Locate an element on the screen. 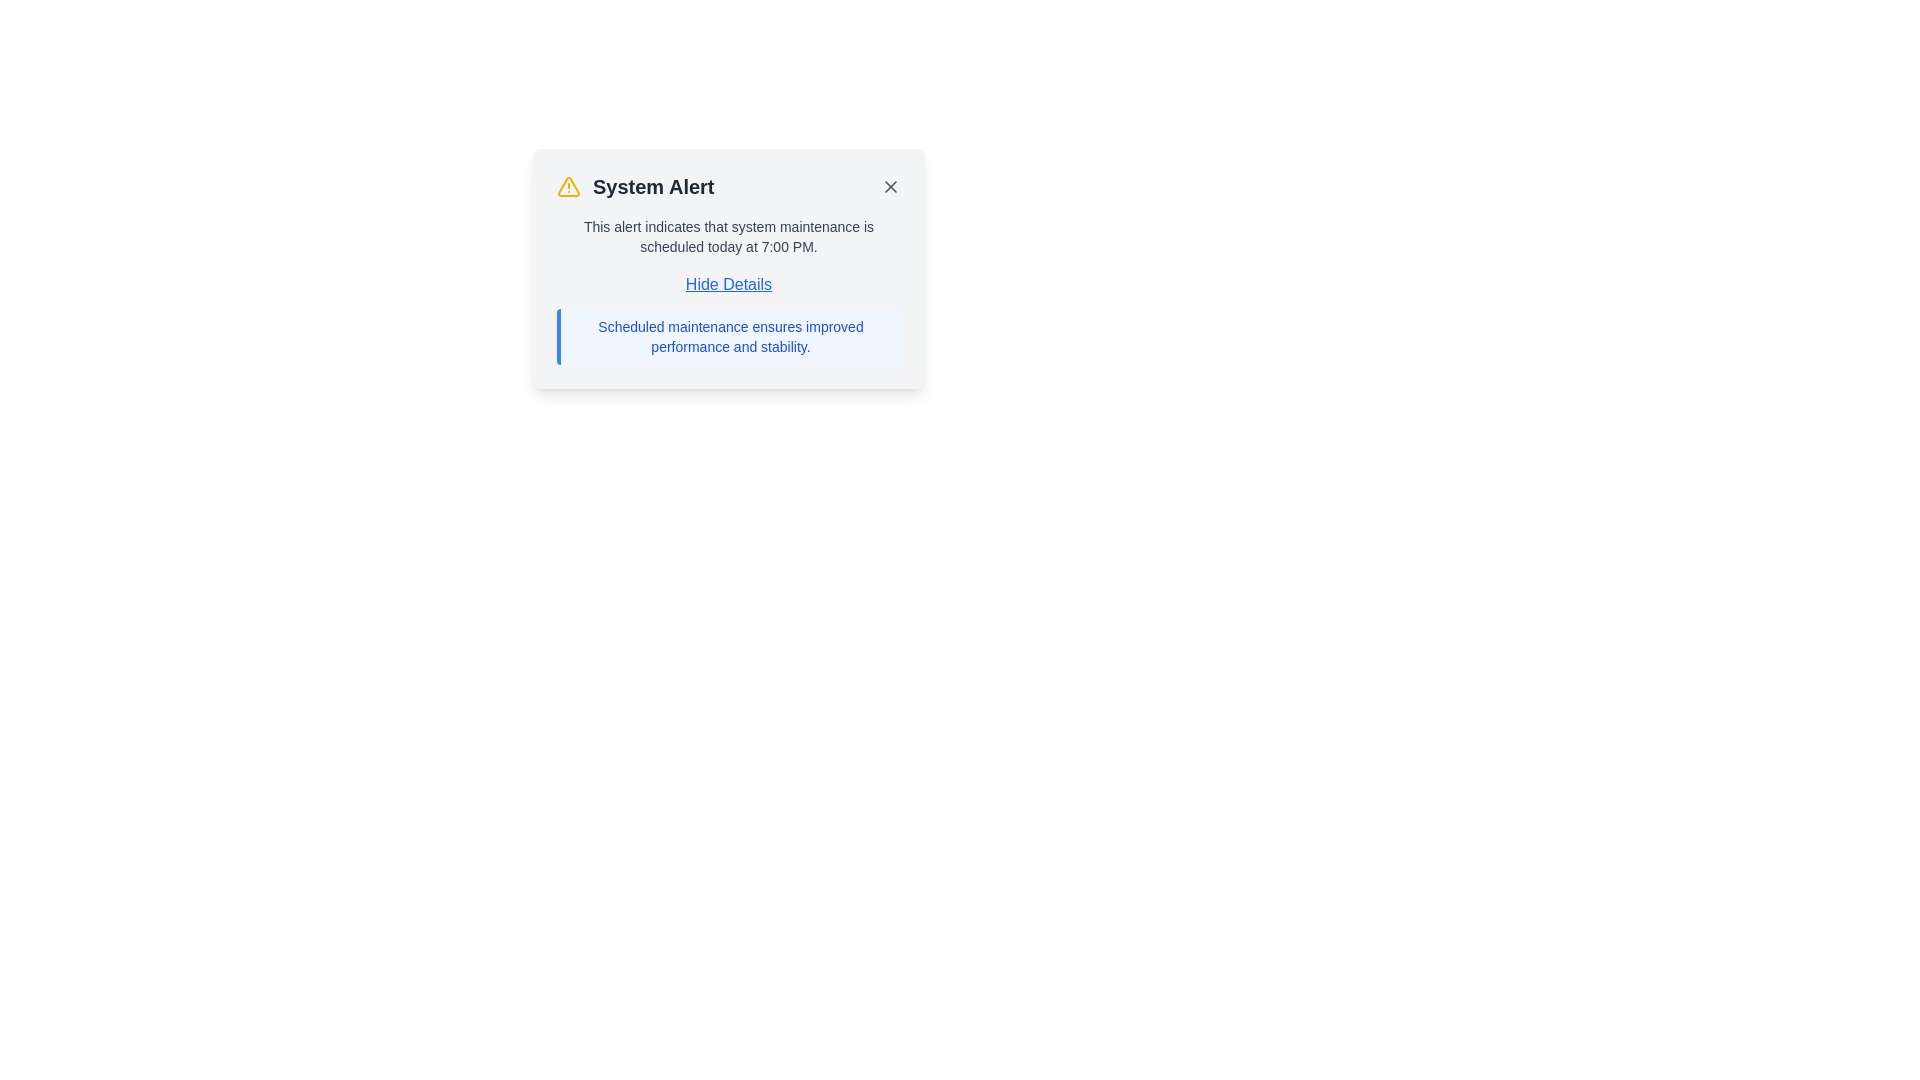  the yellow outlined triangle warning icon located to the left of the 'System Alert' text for information is located at coordinates (568, 186).